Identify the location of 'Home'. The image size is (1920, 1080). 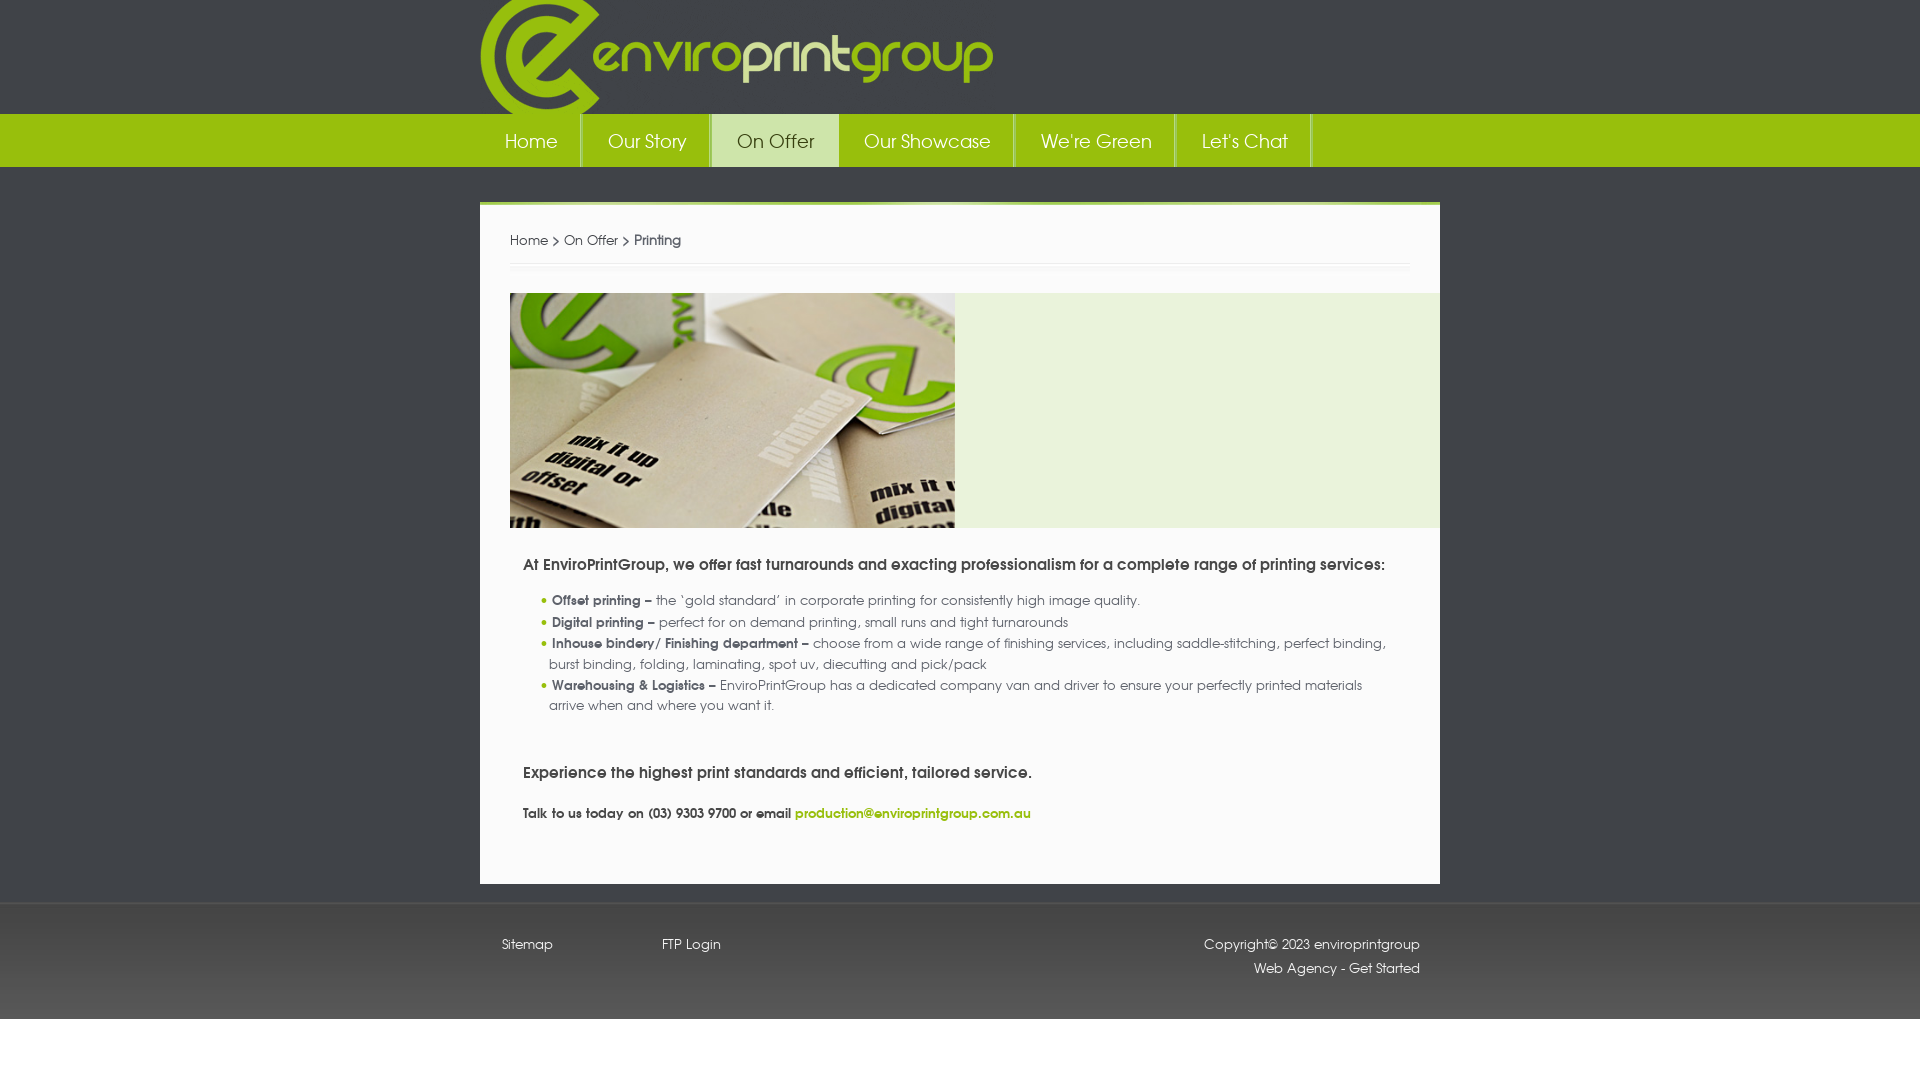
(528, 238).